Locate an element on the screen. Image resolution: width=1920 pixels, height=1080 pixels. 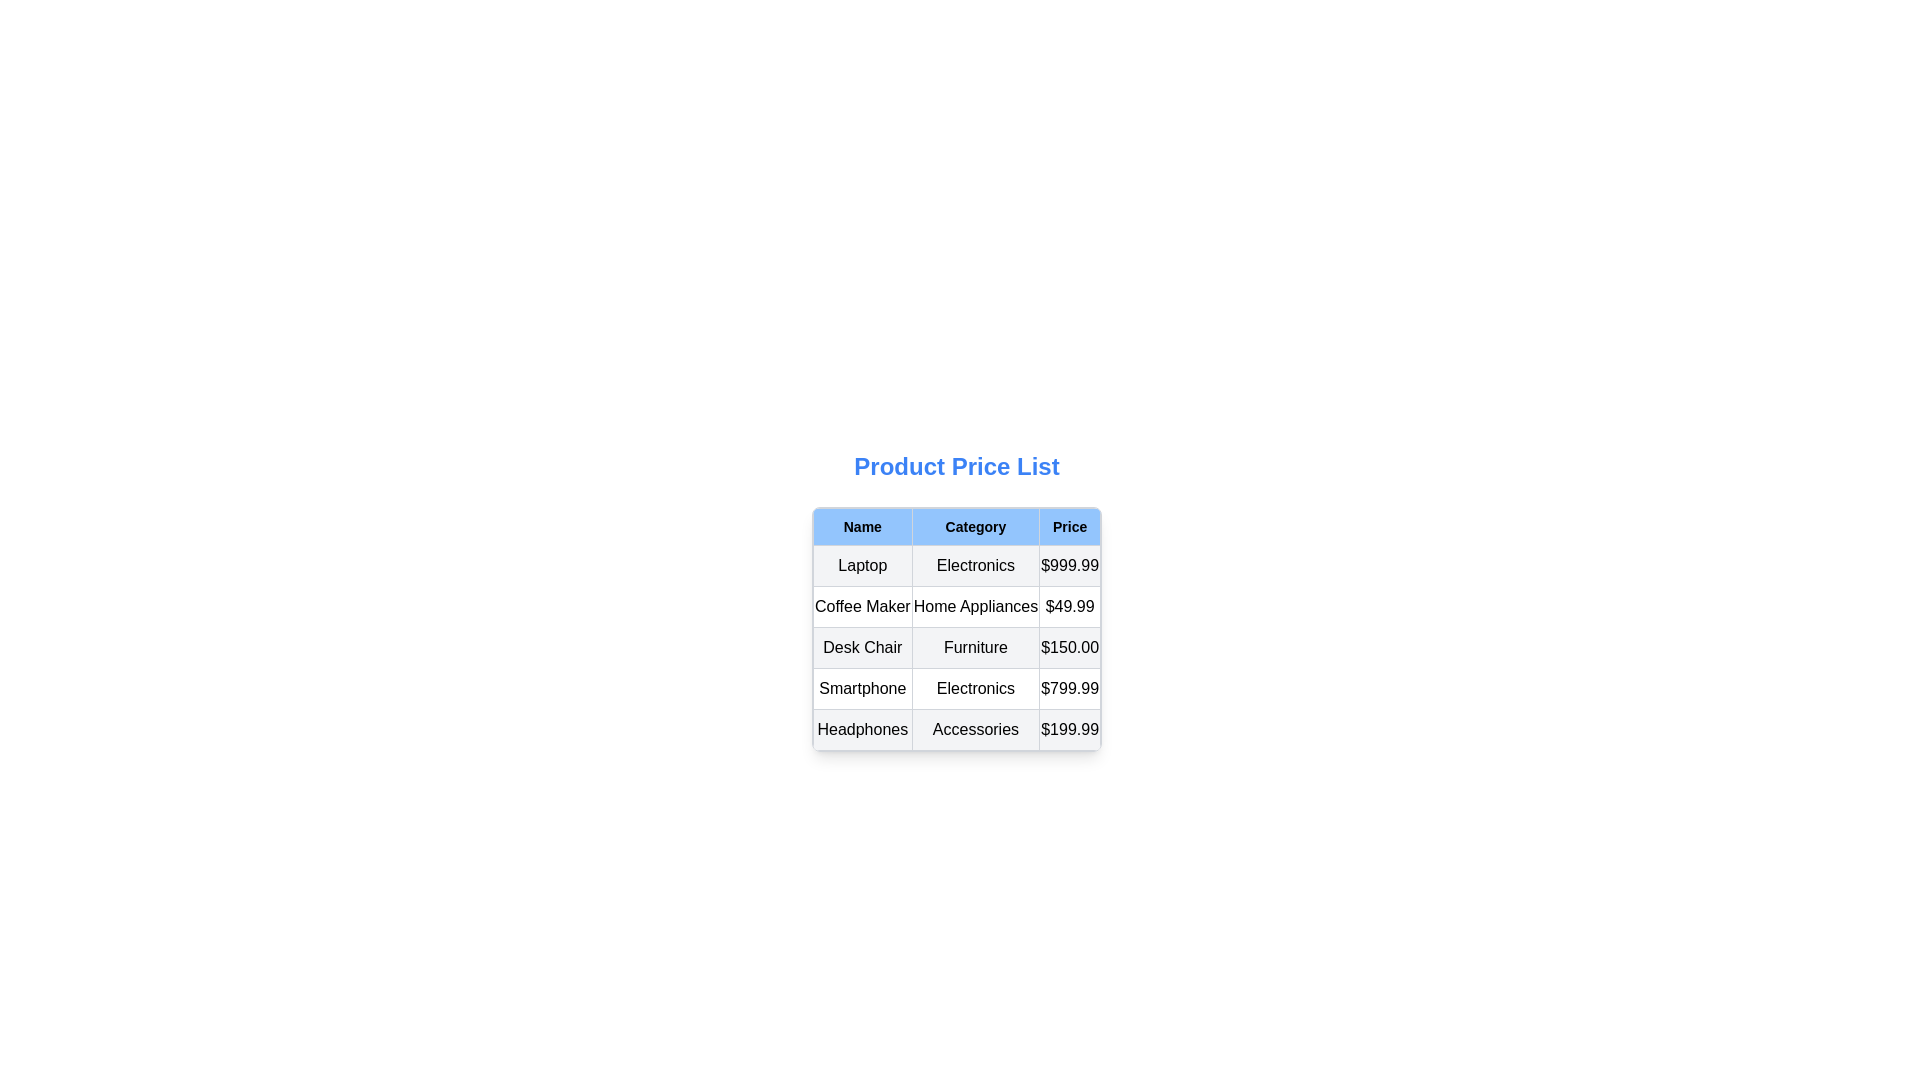
the header row of the table that labels the columns 'Name', 'Category', and 'Price' is located at coordinates (955, 526).